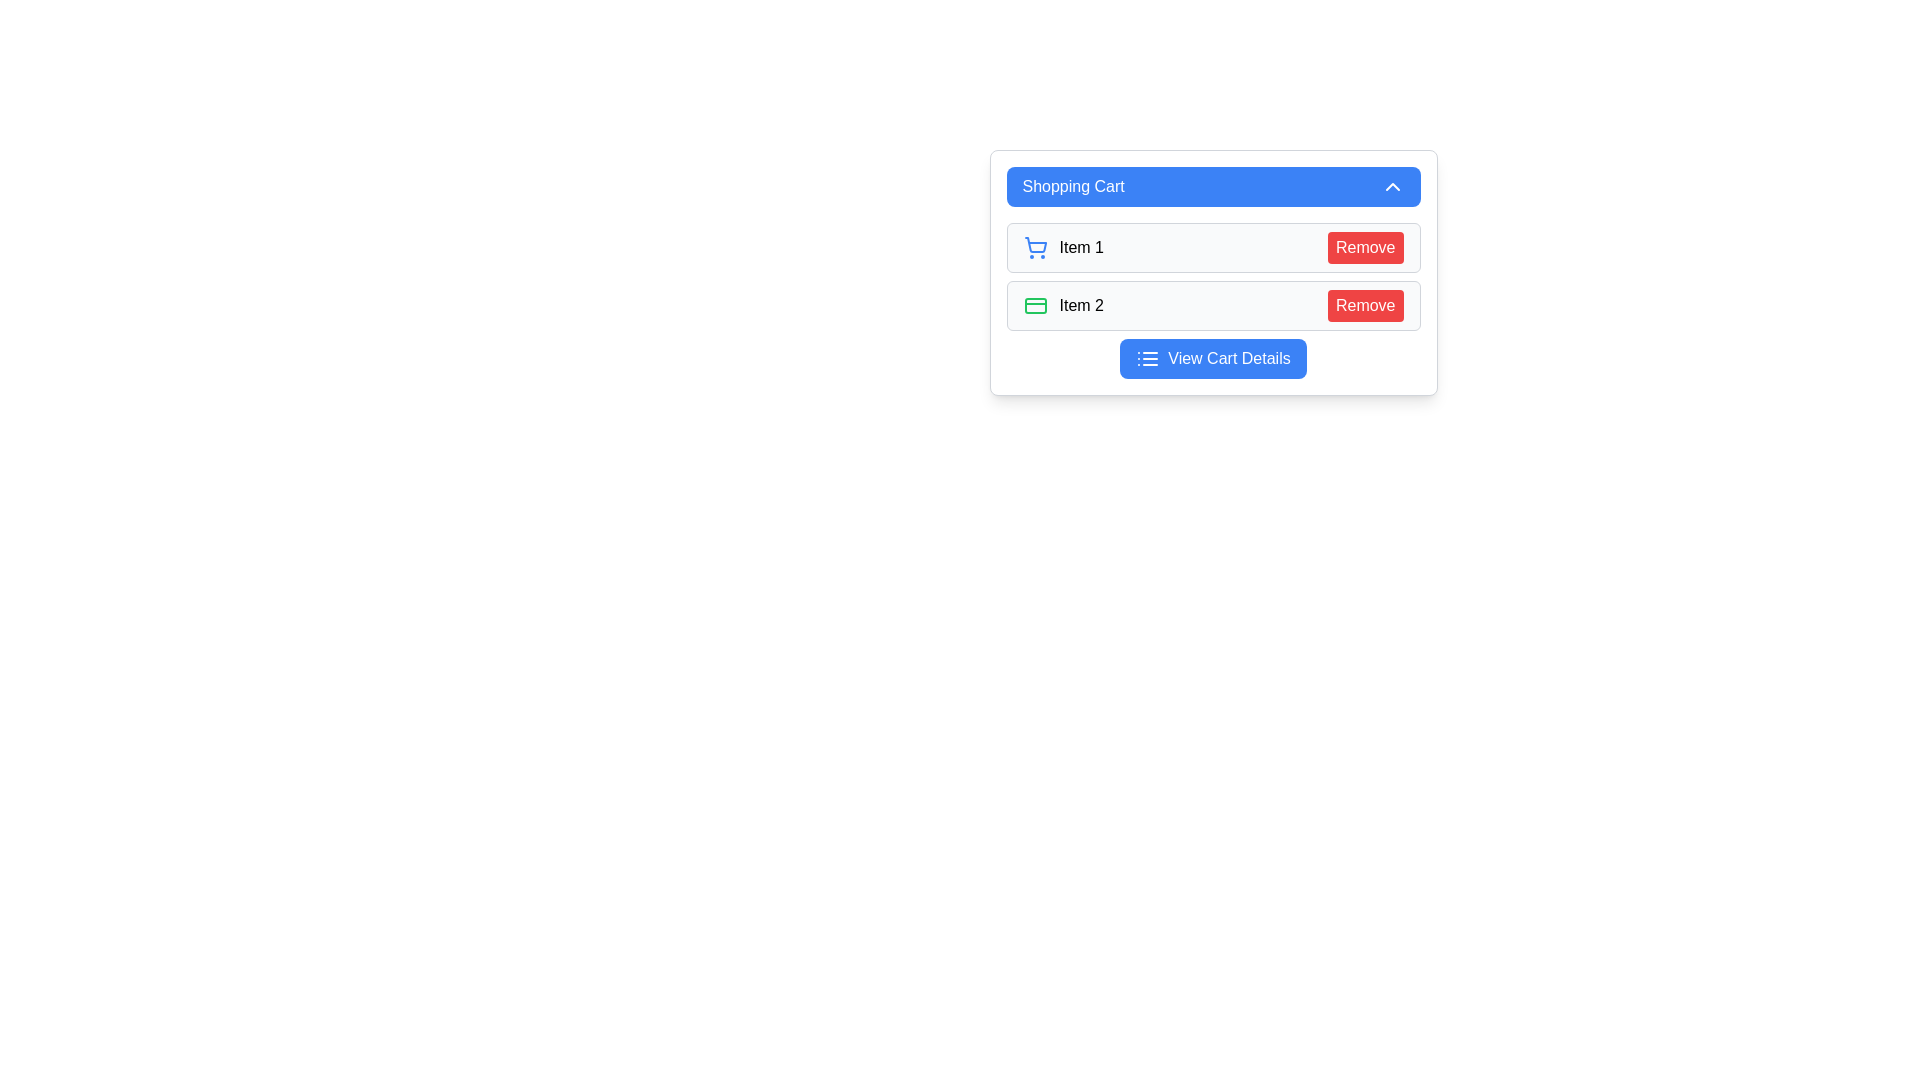 This screenshot has height=1080, width=1920. I want to click on the shopping cart icon with a blue outline located next to the label 'Item 1' in the top-left corner of the content area, so click(1035, 244).